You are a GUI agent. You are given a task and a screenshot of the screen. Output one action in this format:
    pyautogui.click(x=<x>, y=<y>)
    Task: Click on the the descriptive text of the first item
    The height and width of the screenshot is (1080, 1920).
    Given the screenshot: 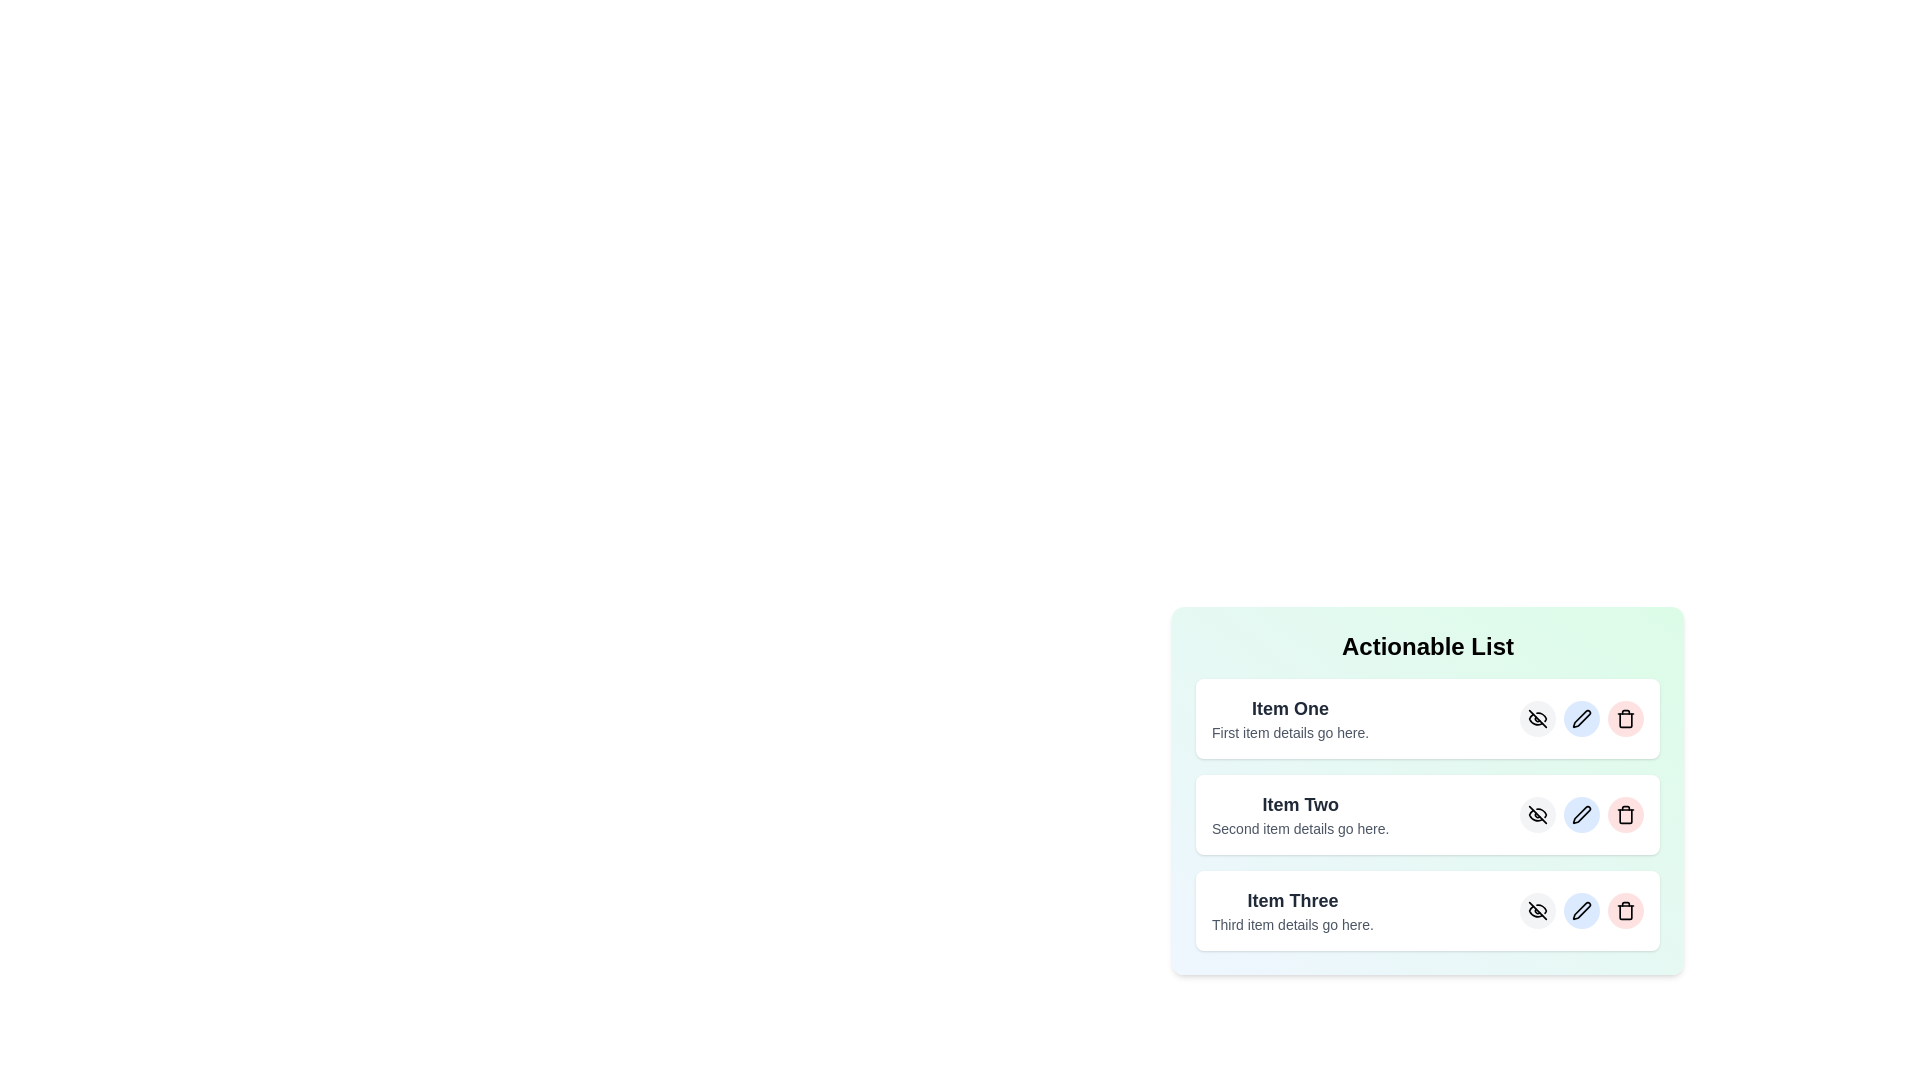 What is the action you would take?
    pyautogui.click(x=1290, y=732)
    